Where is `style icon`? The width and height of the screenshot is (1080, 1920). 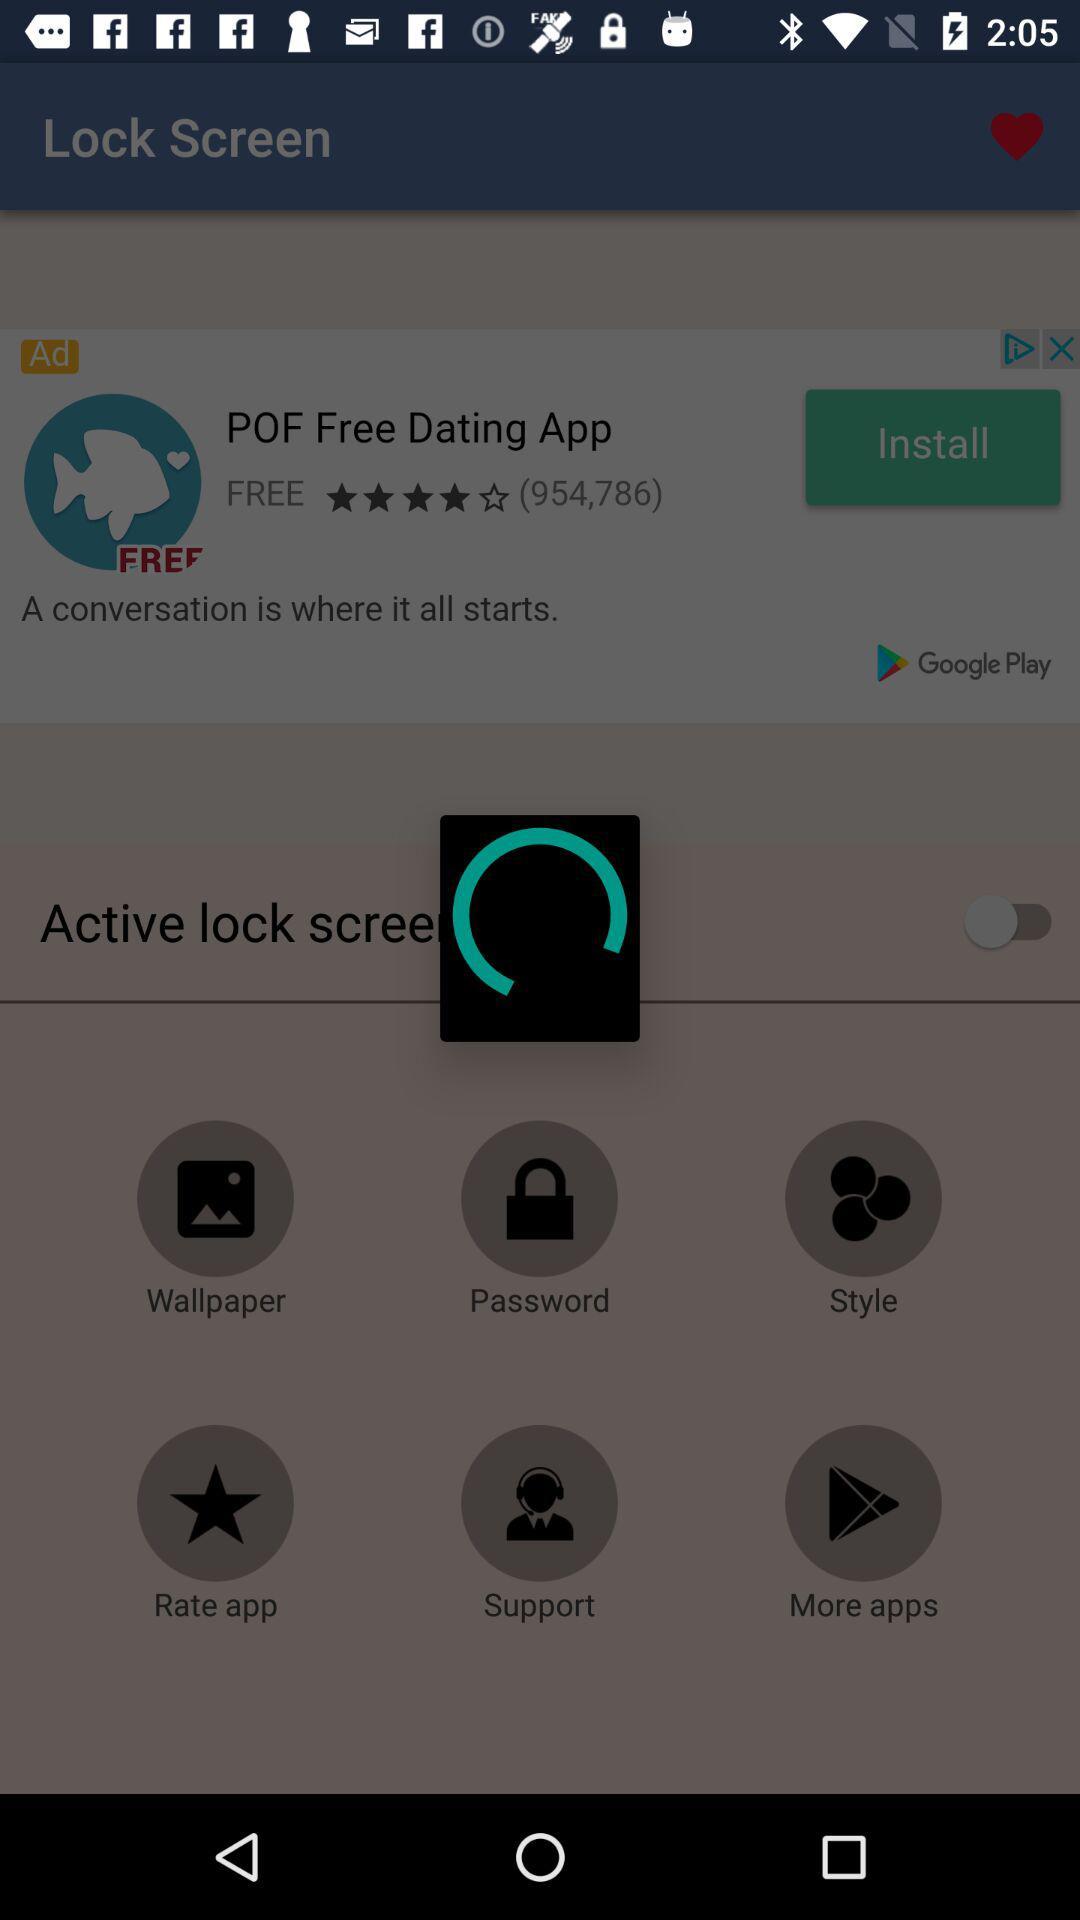
style icon is located at coordinates (863, 1199).